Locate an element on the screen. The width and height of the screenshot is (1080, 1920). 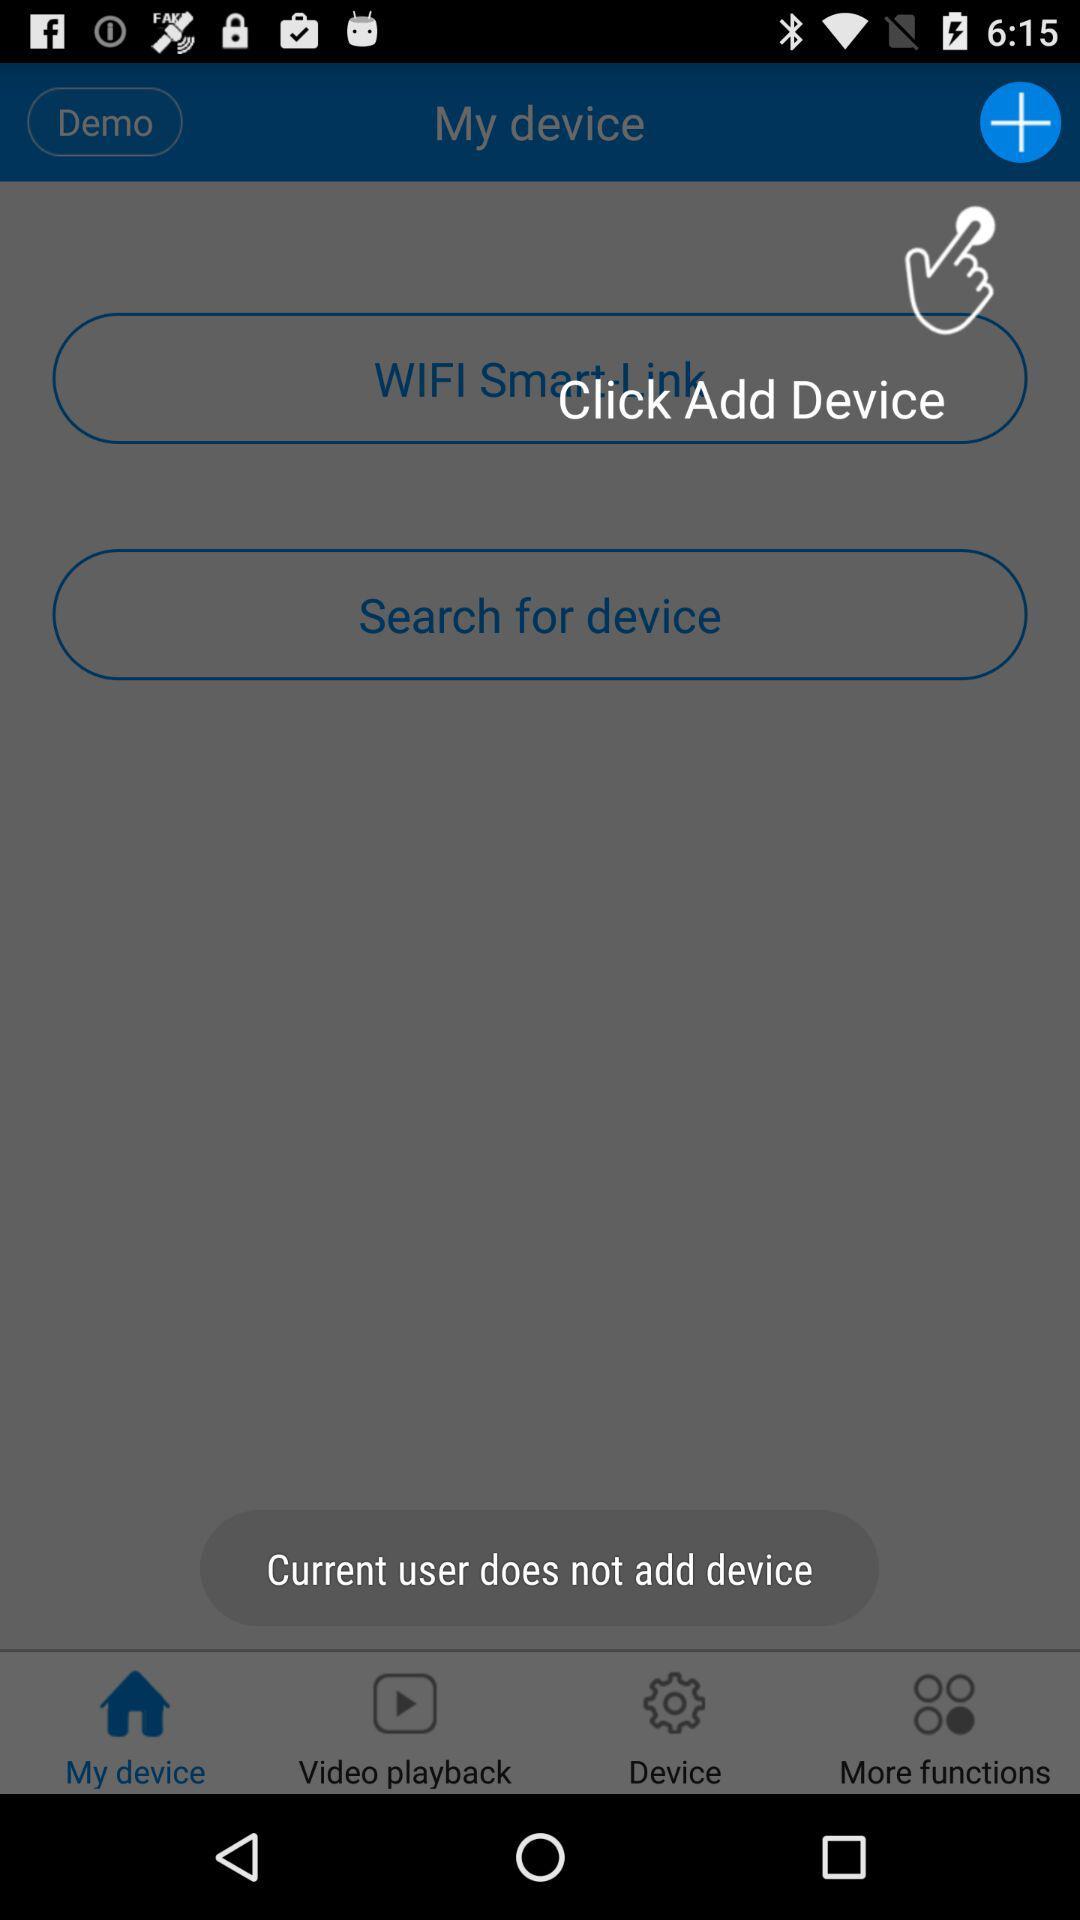
the add icon is located at coordinates (1020, 129).